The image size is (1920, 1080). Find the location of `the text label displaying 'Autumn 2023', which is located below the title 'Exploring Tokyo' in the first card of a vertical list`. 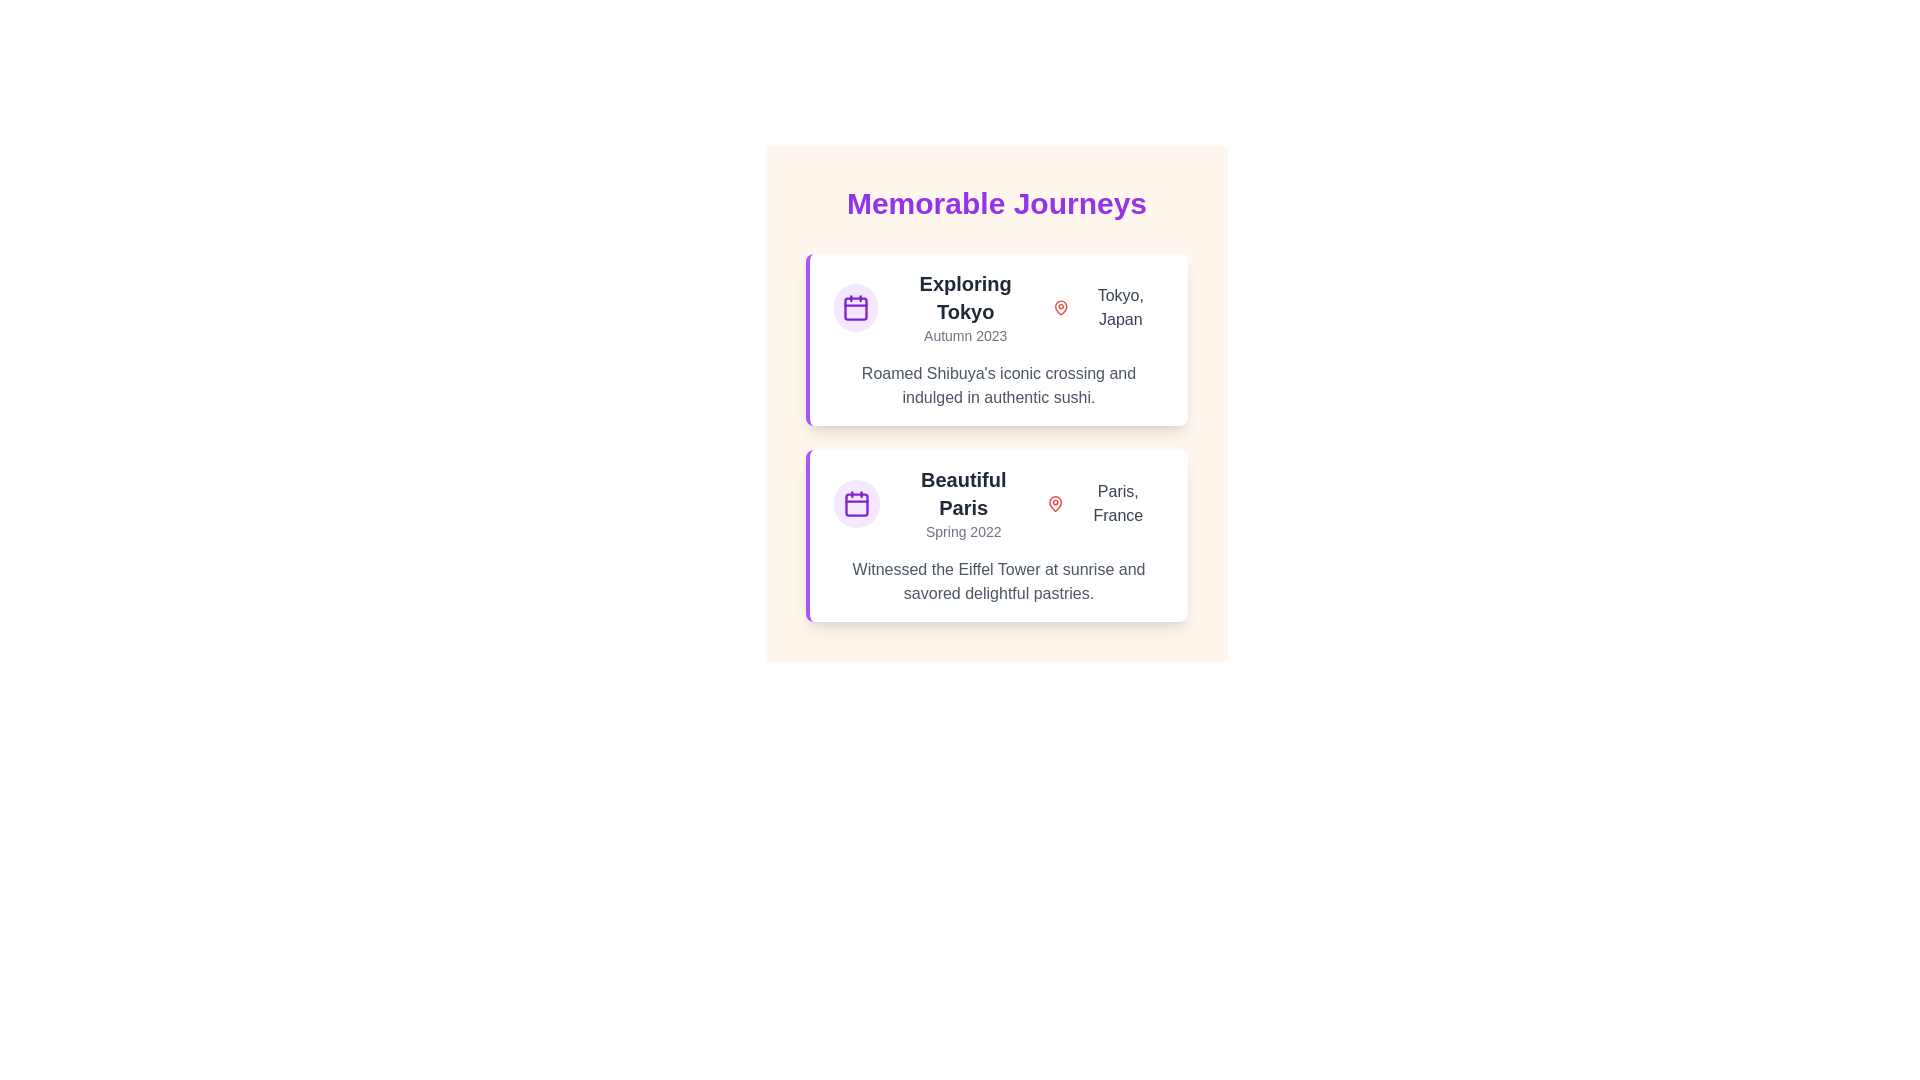

the text label displaying 'Autumn 2023', which is located below the title 'Exploring Tokyo' in the first card of a vertical list is located at coordinates (965, 334).